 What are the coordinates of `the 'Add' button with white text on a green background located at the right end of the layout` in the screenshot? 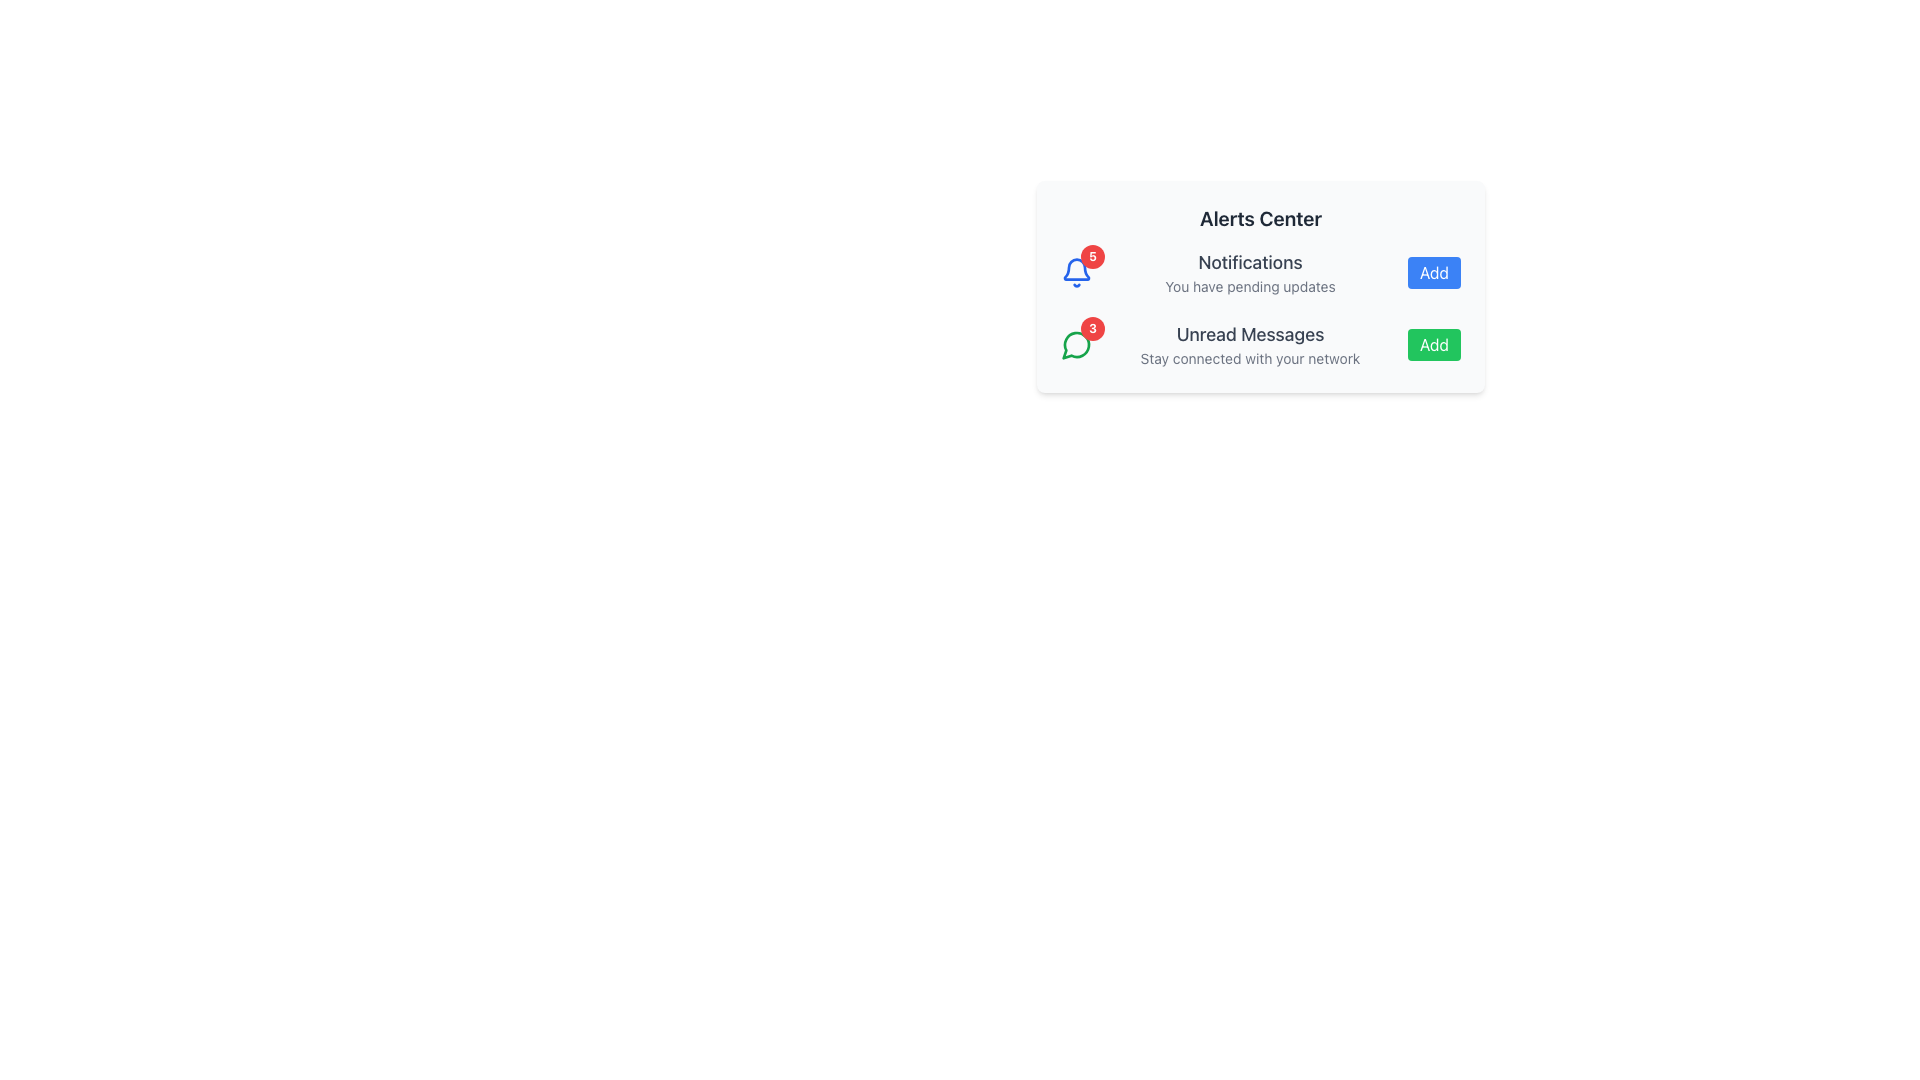 It's located at (1433, 343).